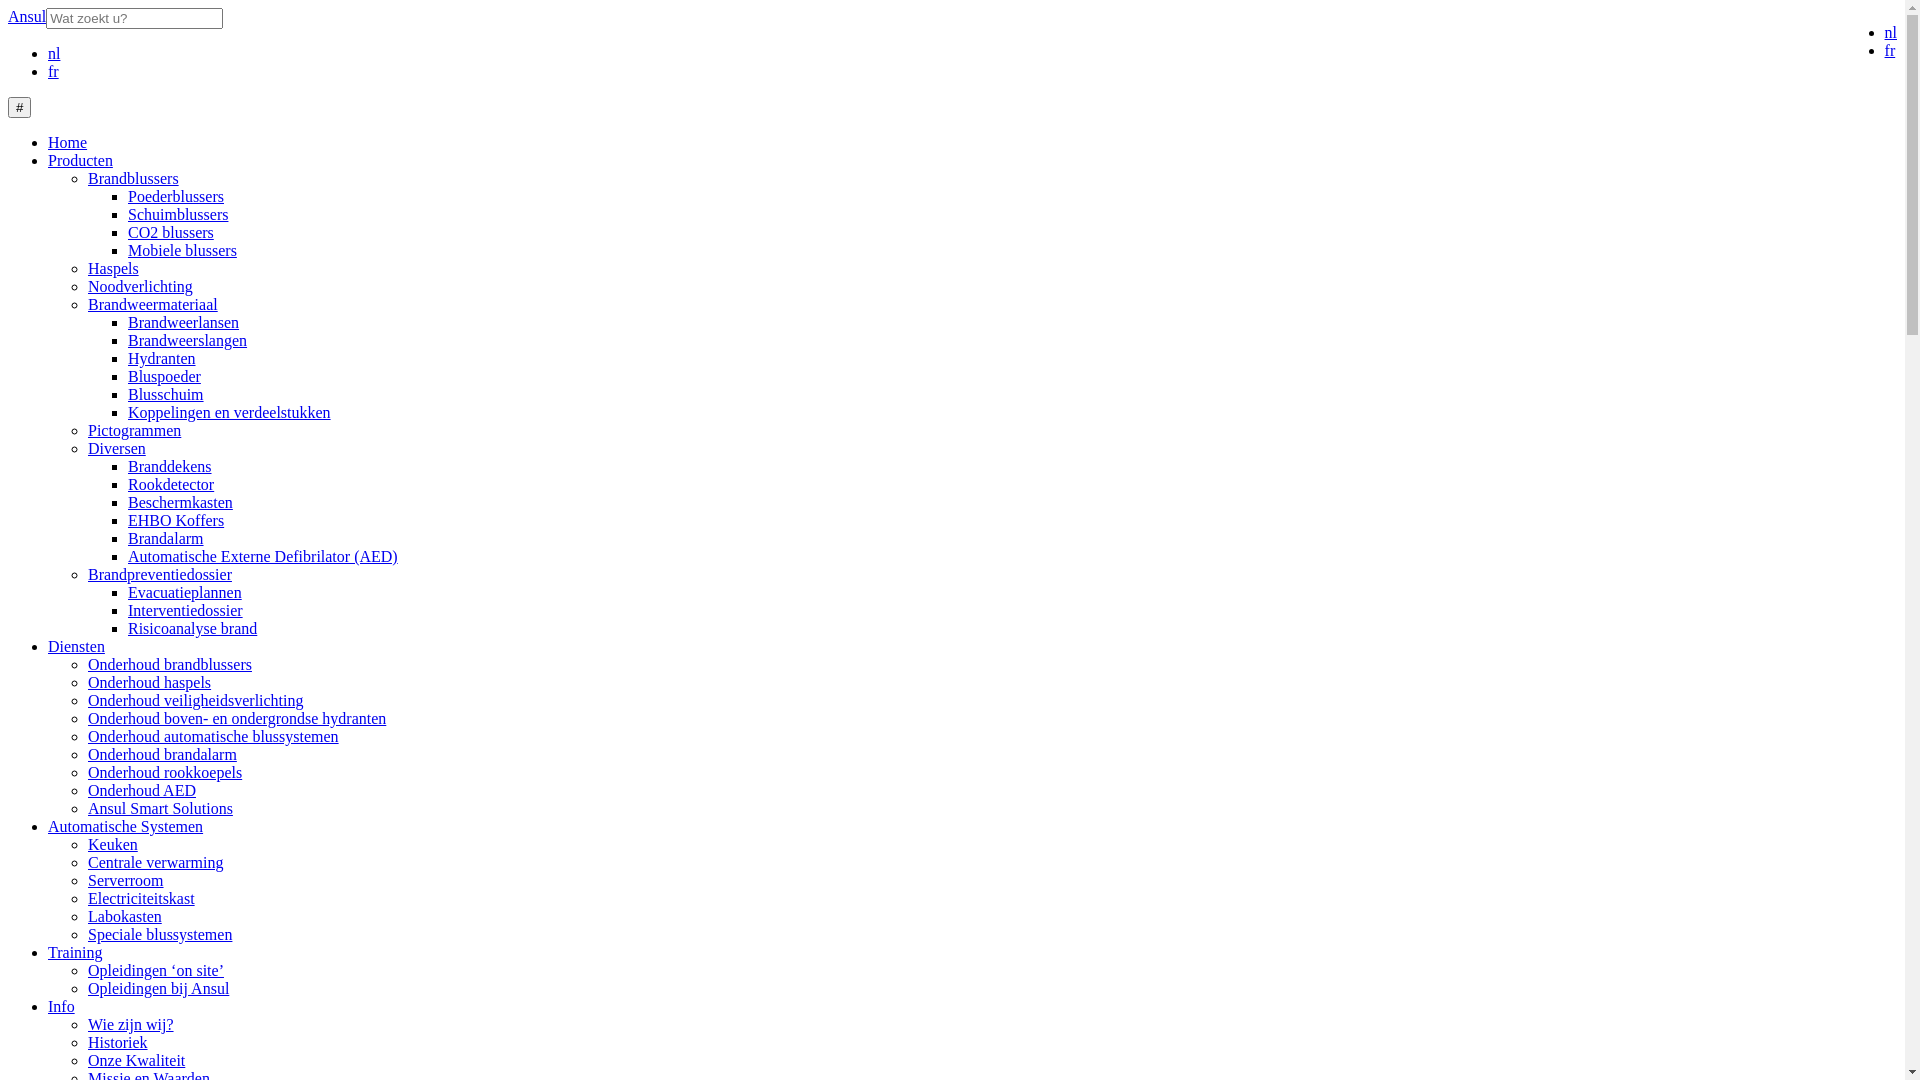  What do you see at coordinates (176, 196) in the screenshot?
I see `'Poederblussers'` at bounding box center [176, 196].